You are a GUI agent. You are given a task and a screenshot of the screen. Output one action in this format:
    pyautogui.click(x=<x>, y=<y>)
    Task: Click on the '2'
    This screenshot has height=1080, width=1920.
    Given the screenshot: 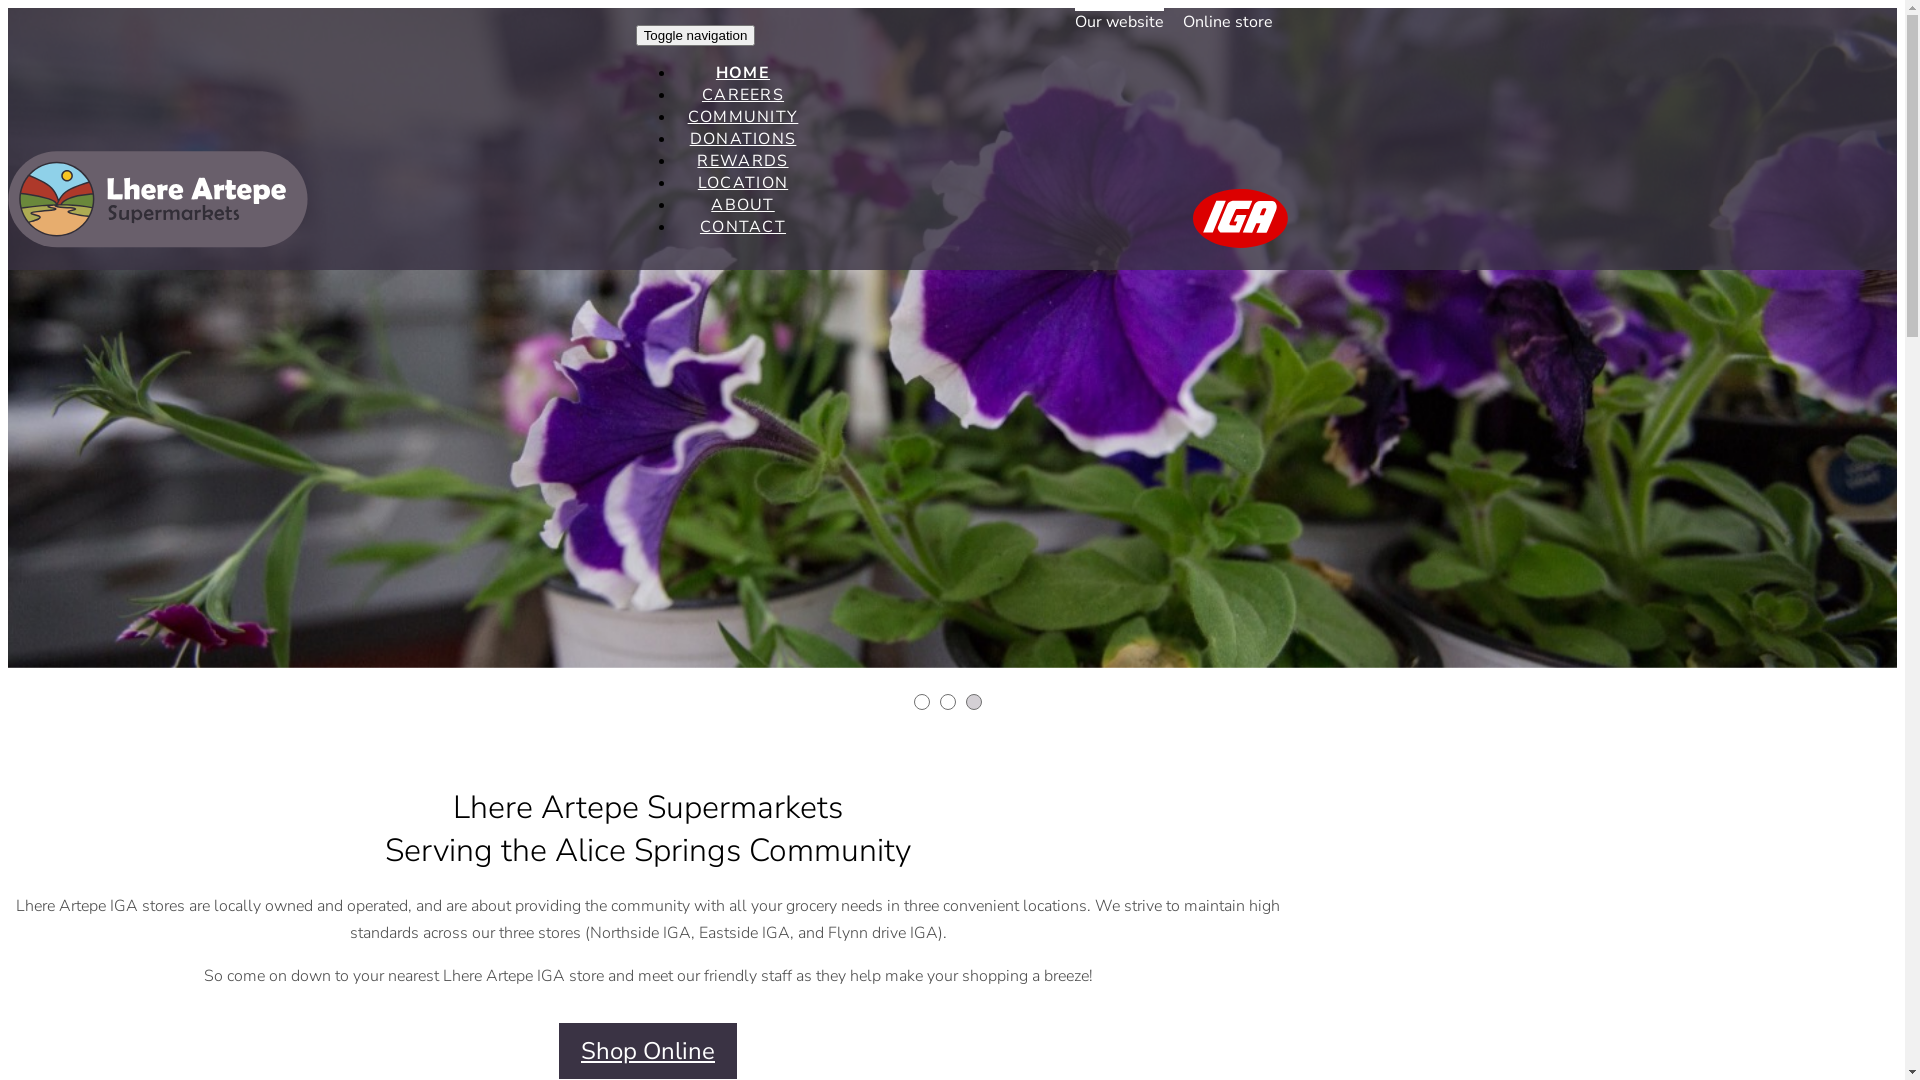 What is the action you would take?
    pyautogui.click(x=947, y=701)
    